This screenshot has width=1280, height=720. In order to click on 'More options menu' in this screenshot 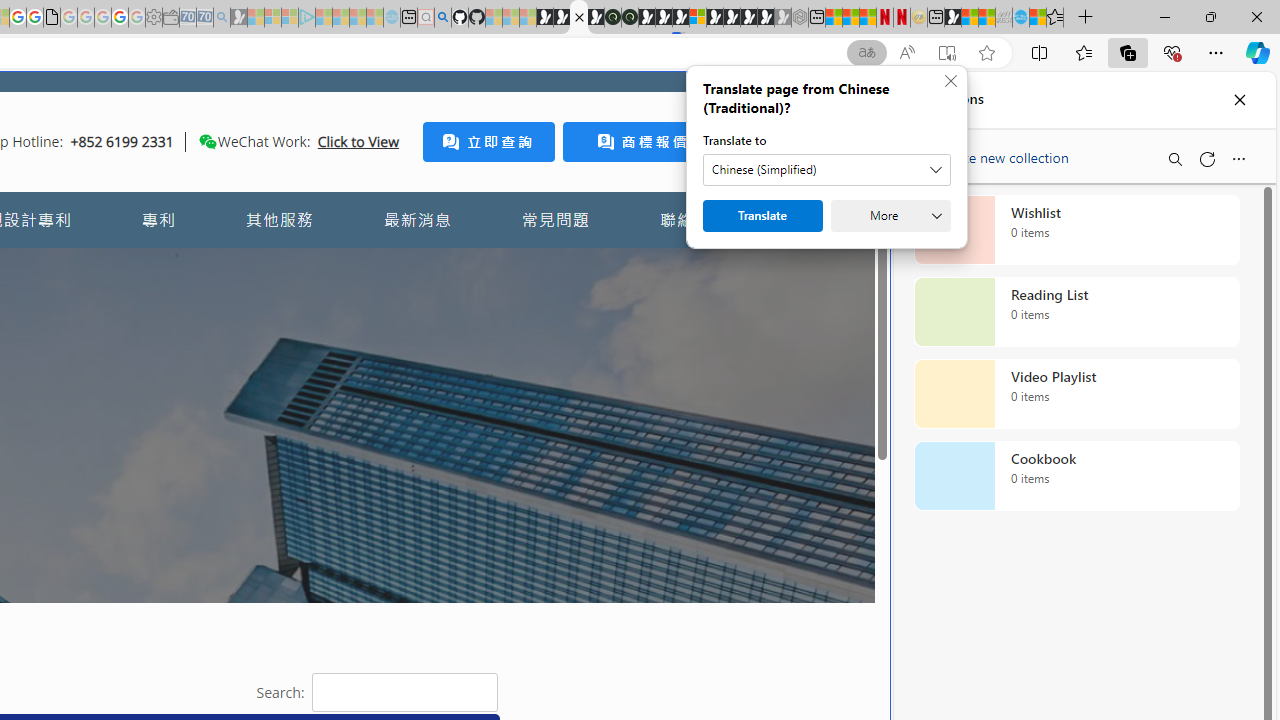, I will do `click(1237, 158)`.